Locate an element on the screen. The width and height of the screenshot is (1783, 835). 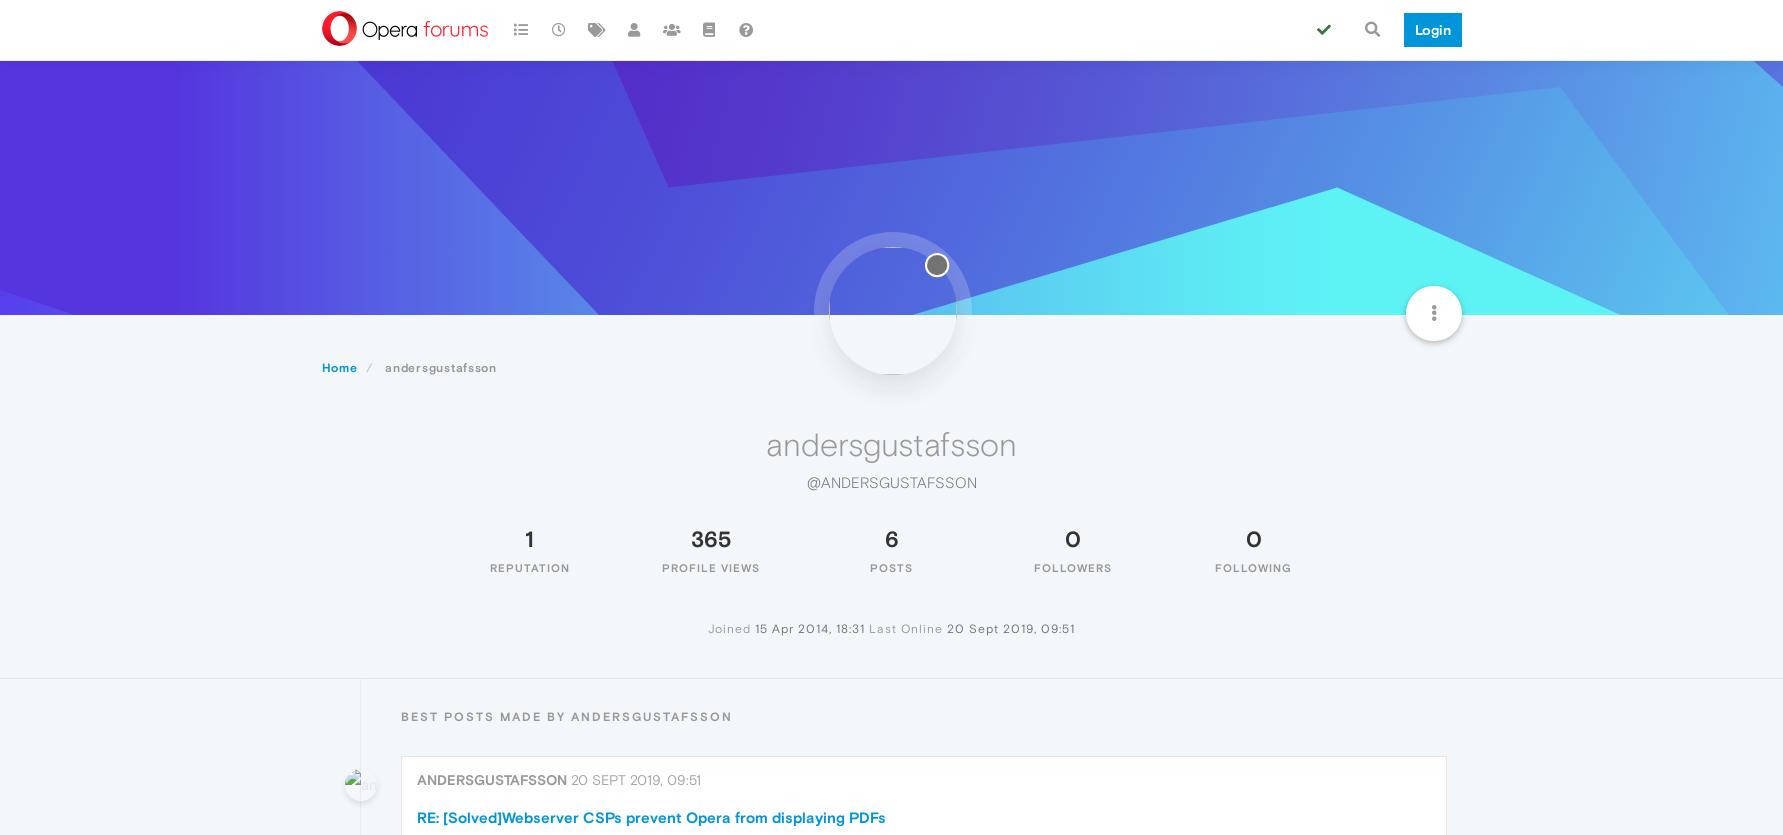
'Followers' is located at coordinates (1071, 566).